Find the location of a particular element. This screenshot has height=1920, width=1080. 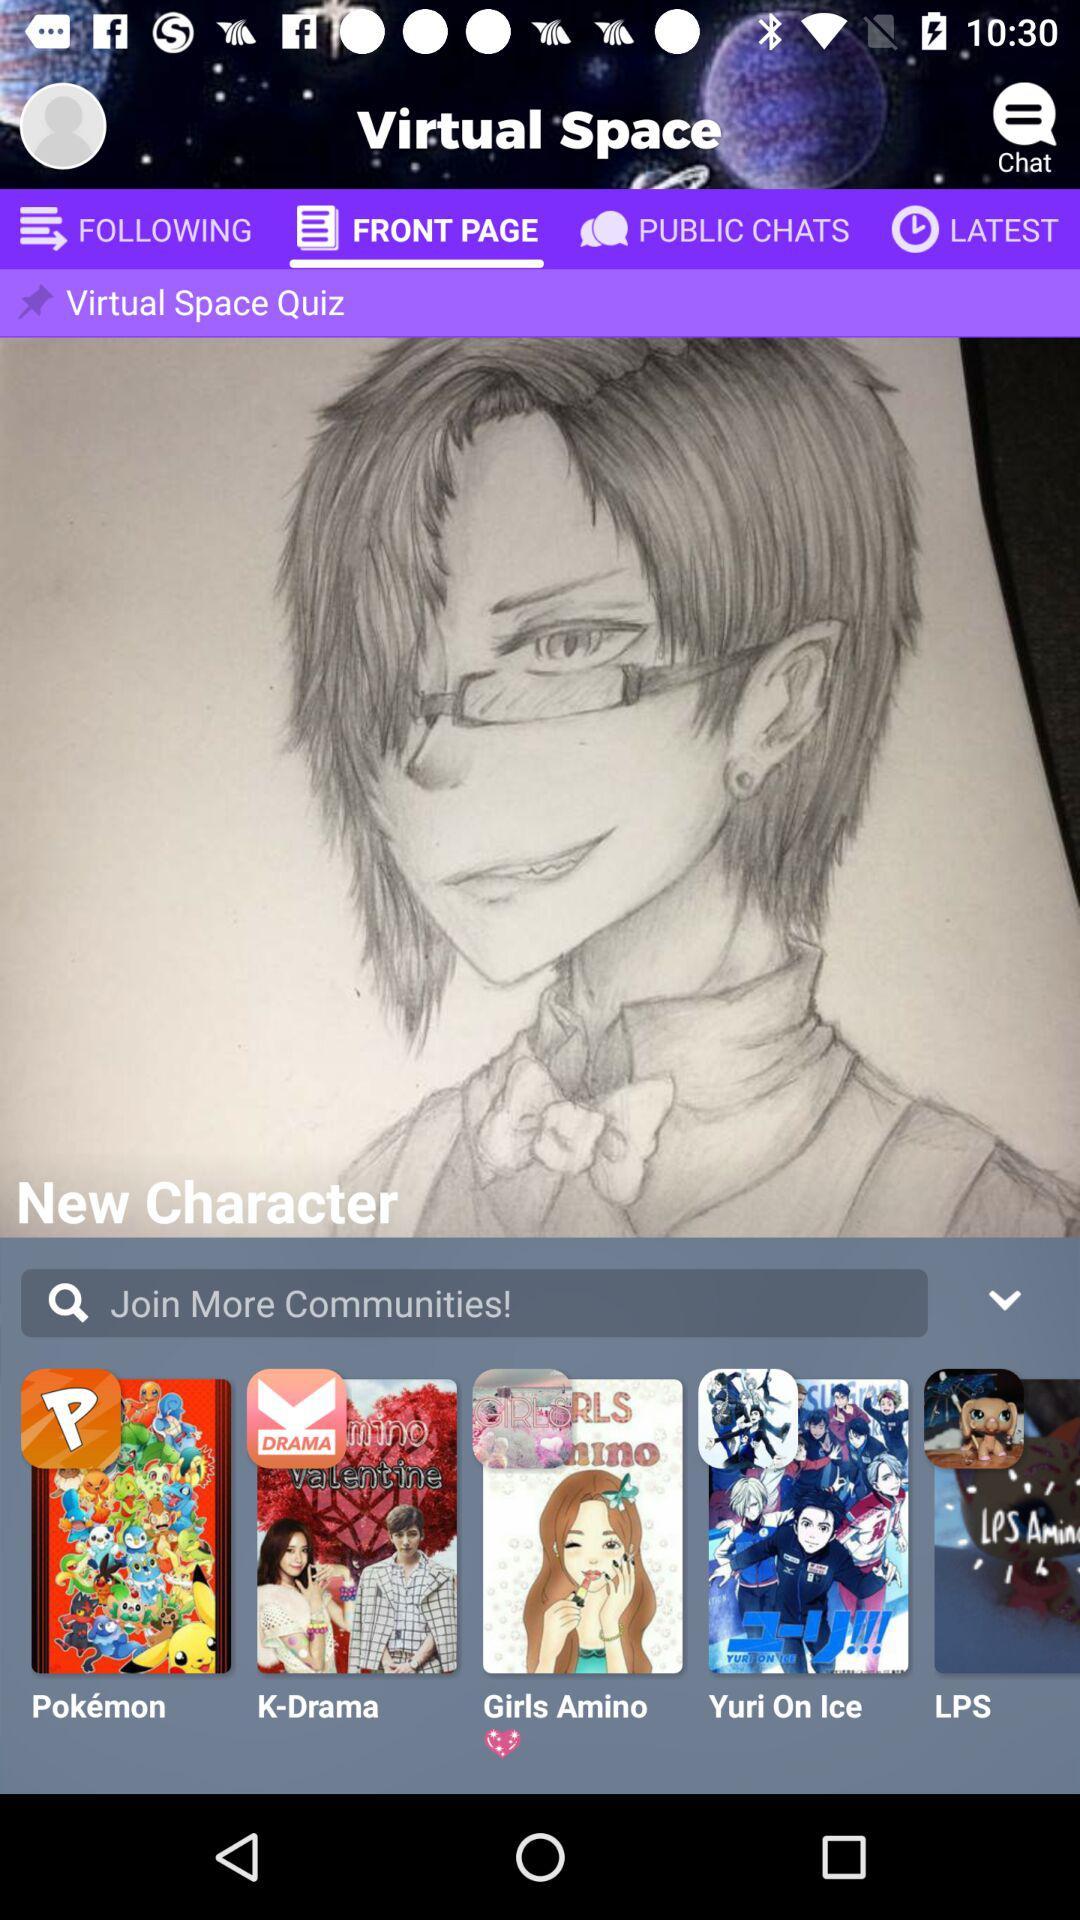

the expand_more icon is located at coordinates (1003, 1297).